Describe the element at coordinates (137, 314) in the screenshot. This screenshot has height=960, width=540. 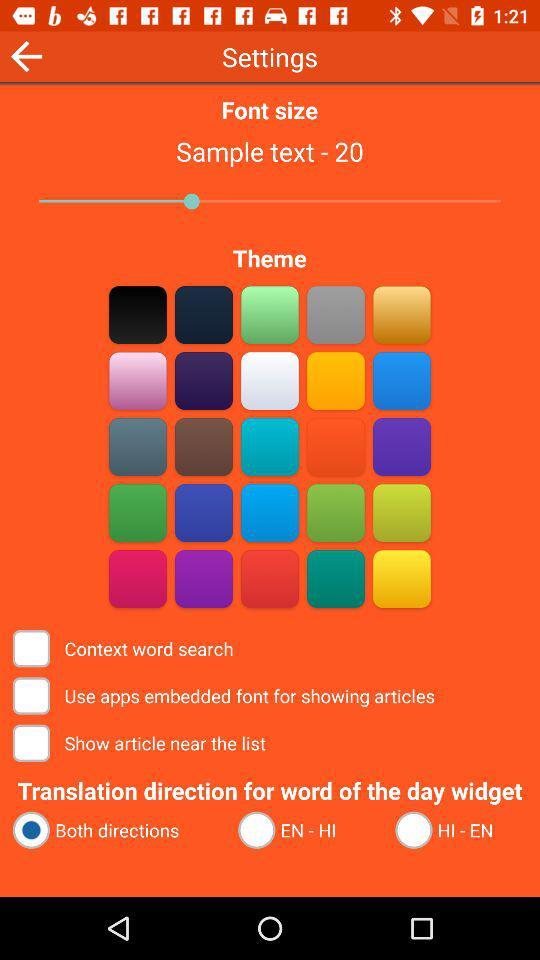
I see `black theme` at that location.